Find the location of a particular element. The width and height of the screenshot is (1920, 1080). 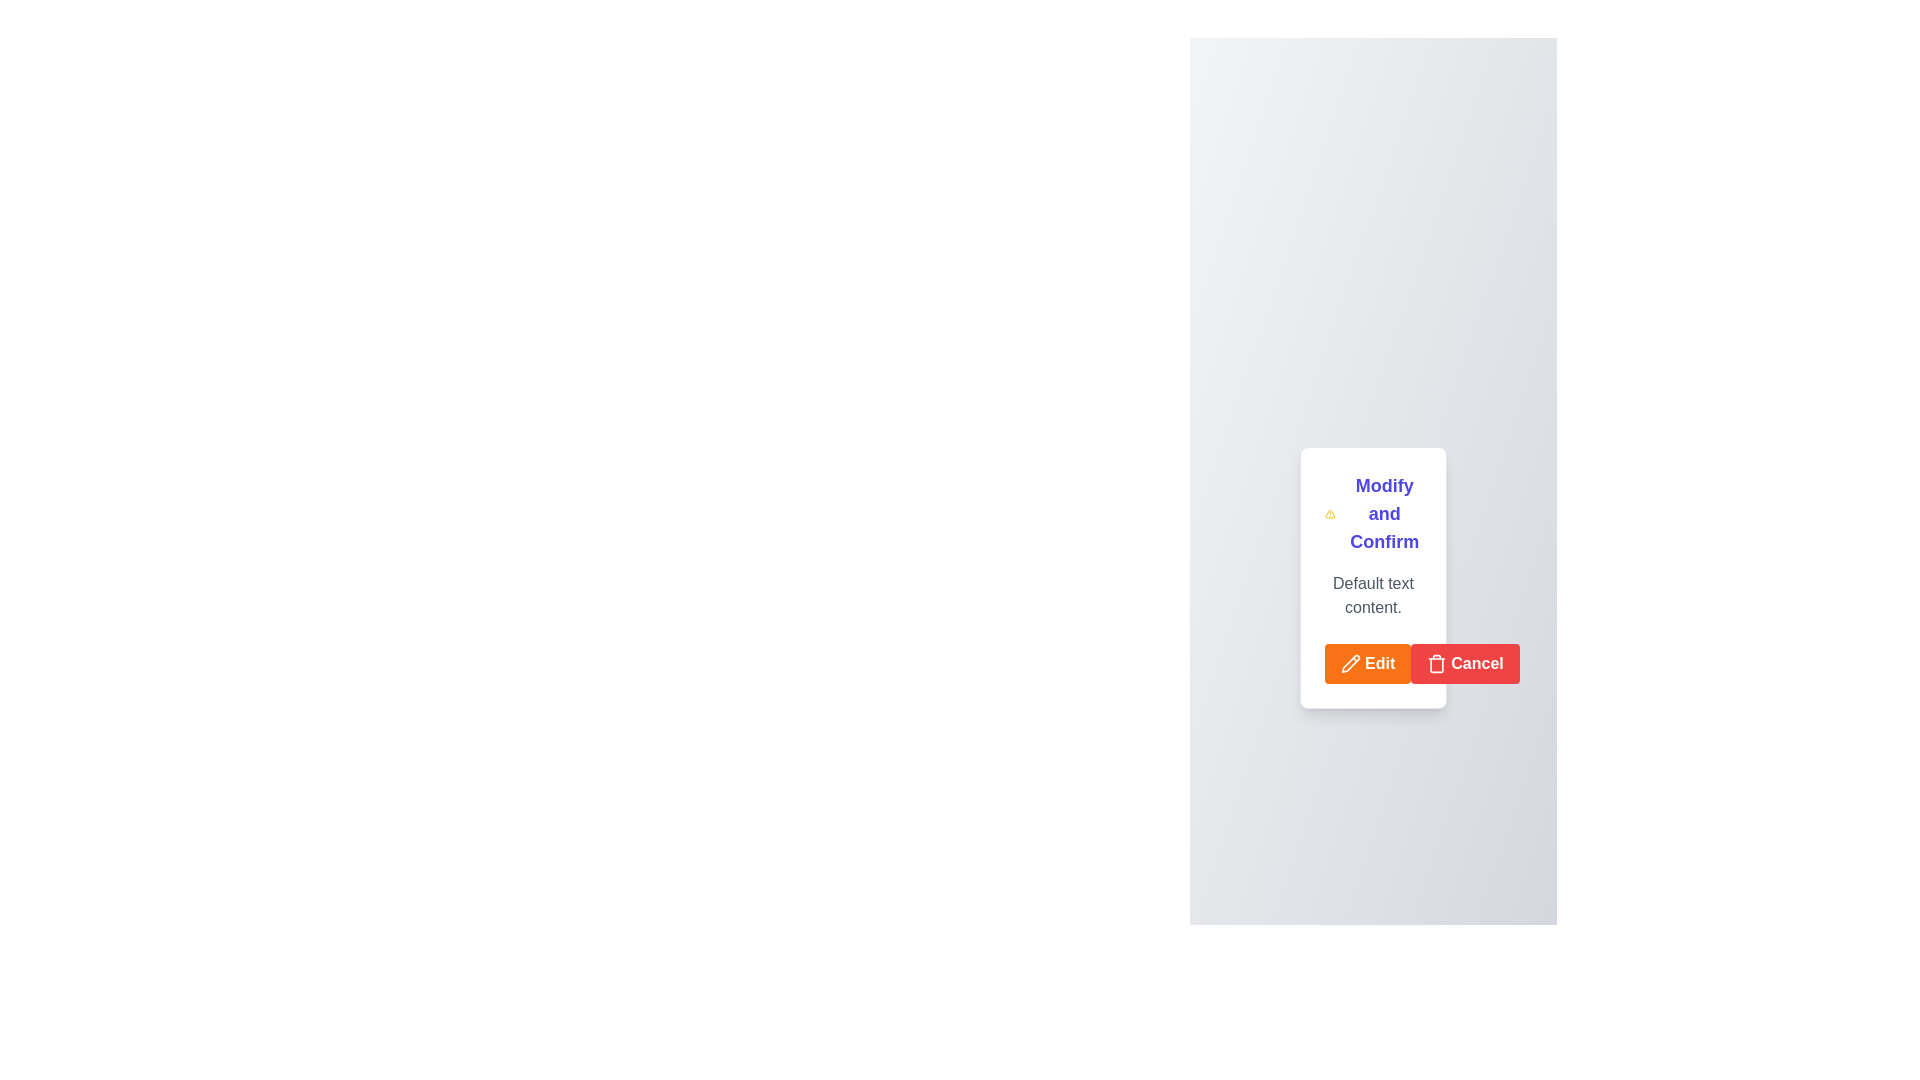

the rectangular orange button labeled 'Edit' with a pencil icon is located at coordinates (1367, 663).